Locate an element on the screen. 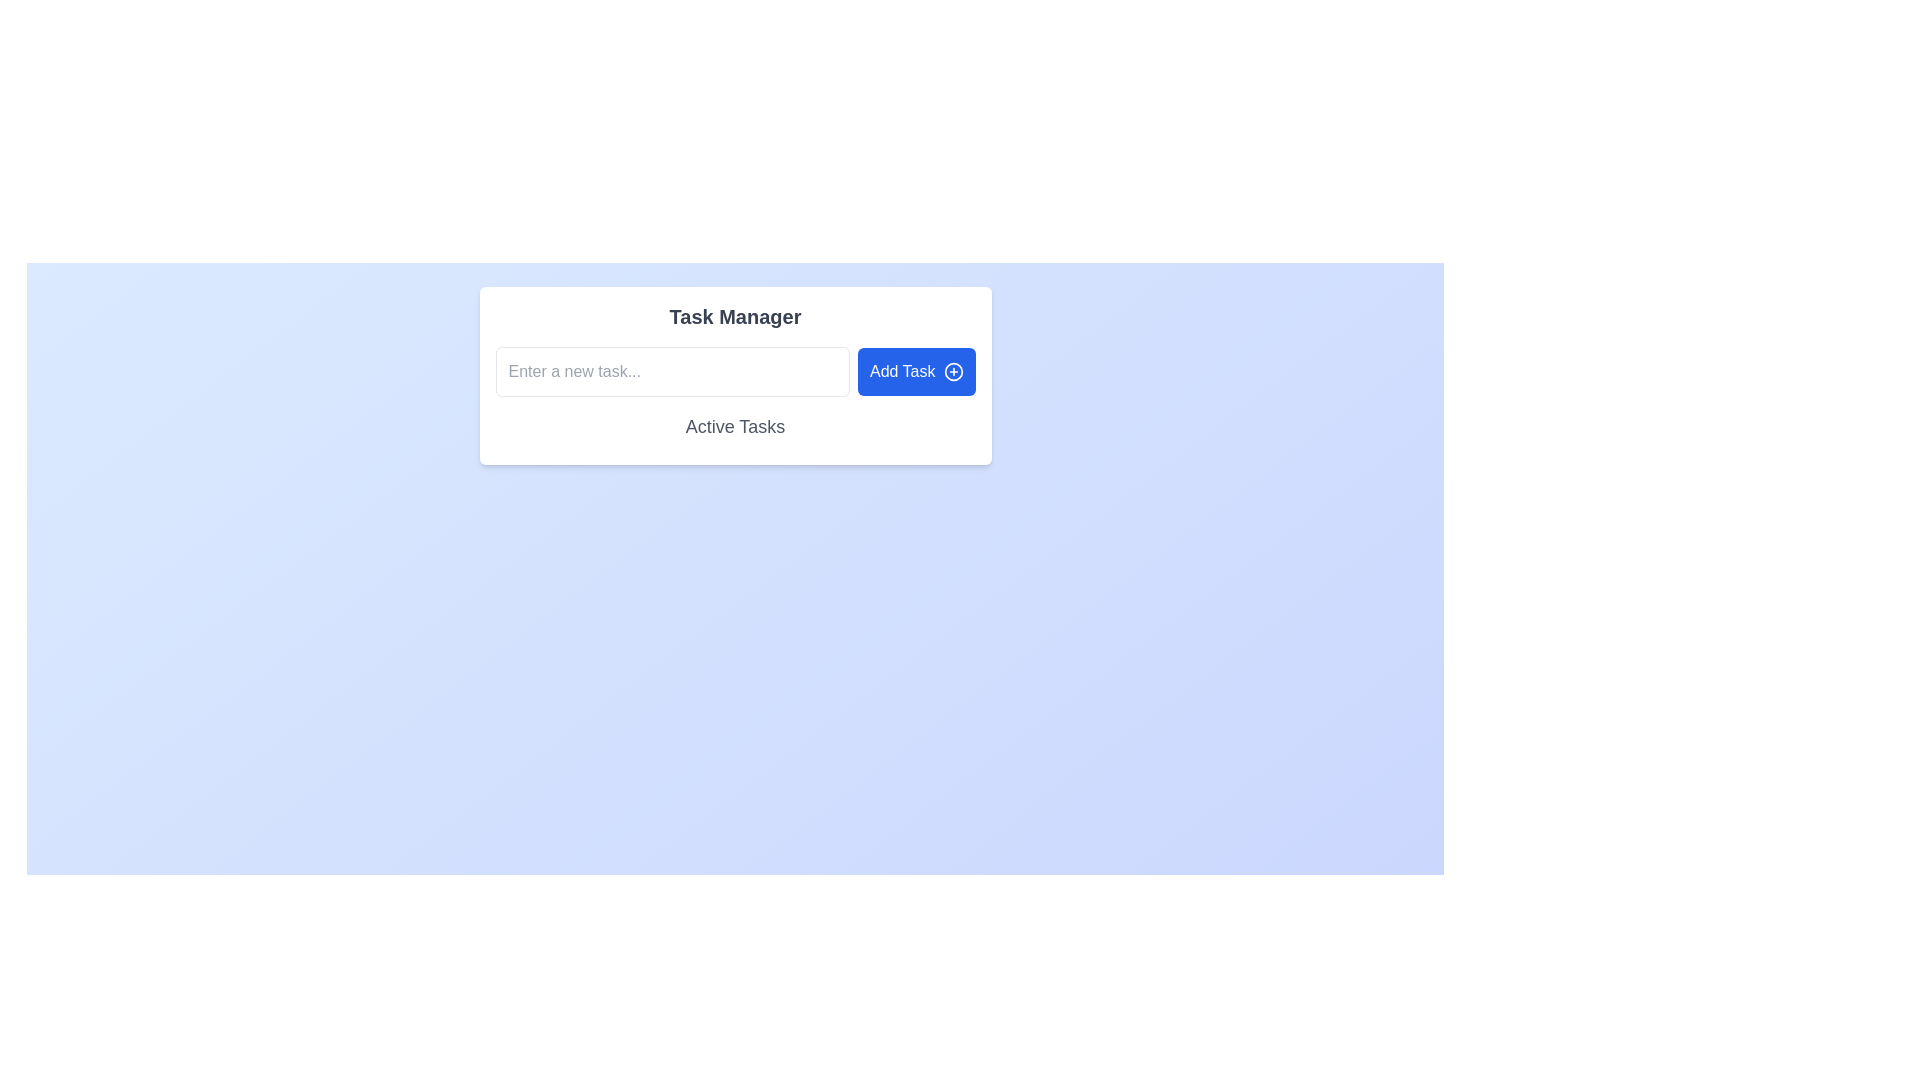  the circular border of the 'Add Task' button, which symbolizes adding or creating an item is located at coordinates (952, 371).